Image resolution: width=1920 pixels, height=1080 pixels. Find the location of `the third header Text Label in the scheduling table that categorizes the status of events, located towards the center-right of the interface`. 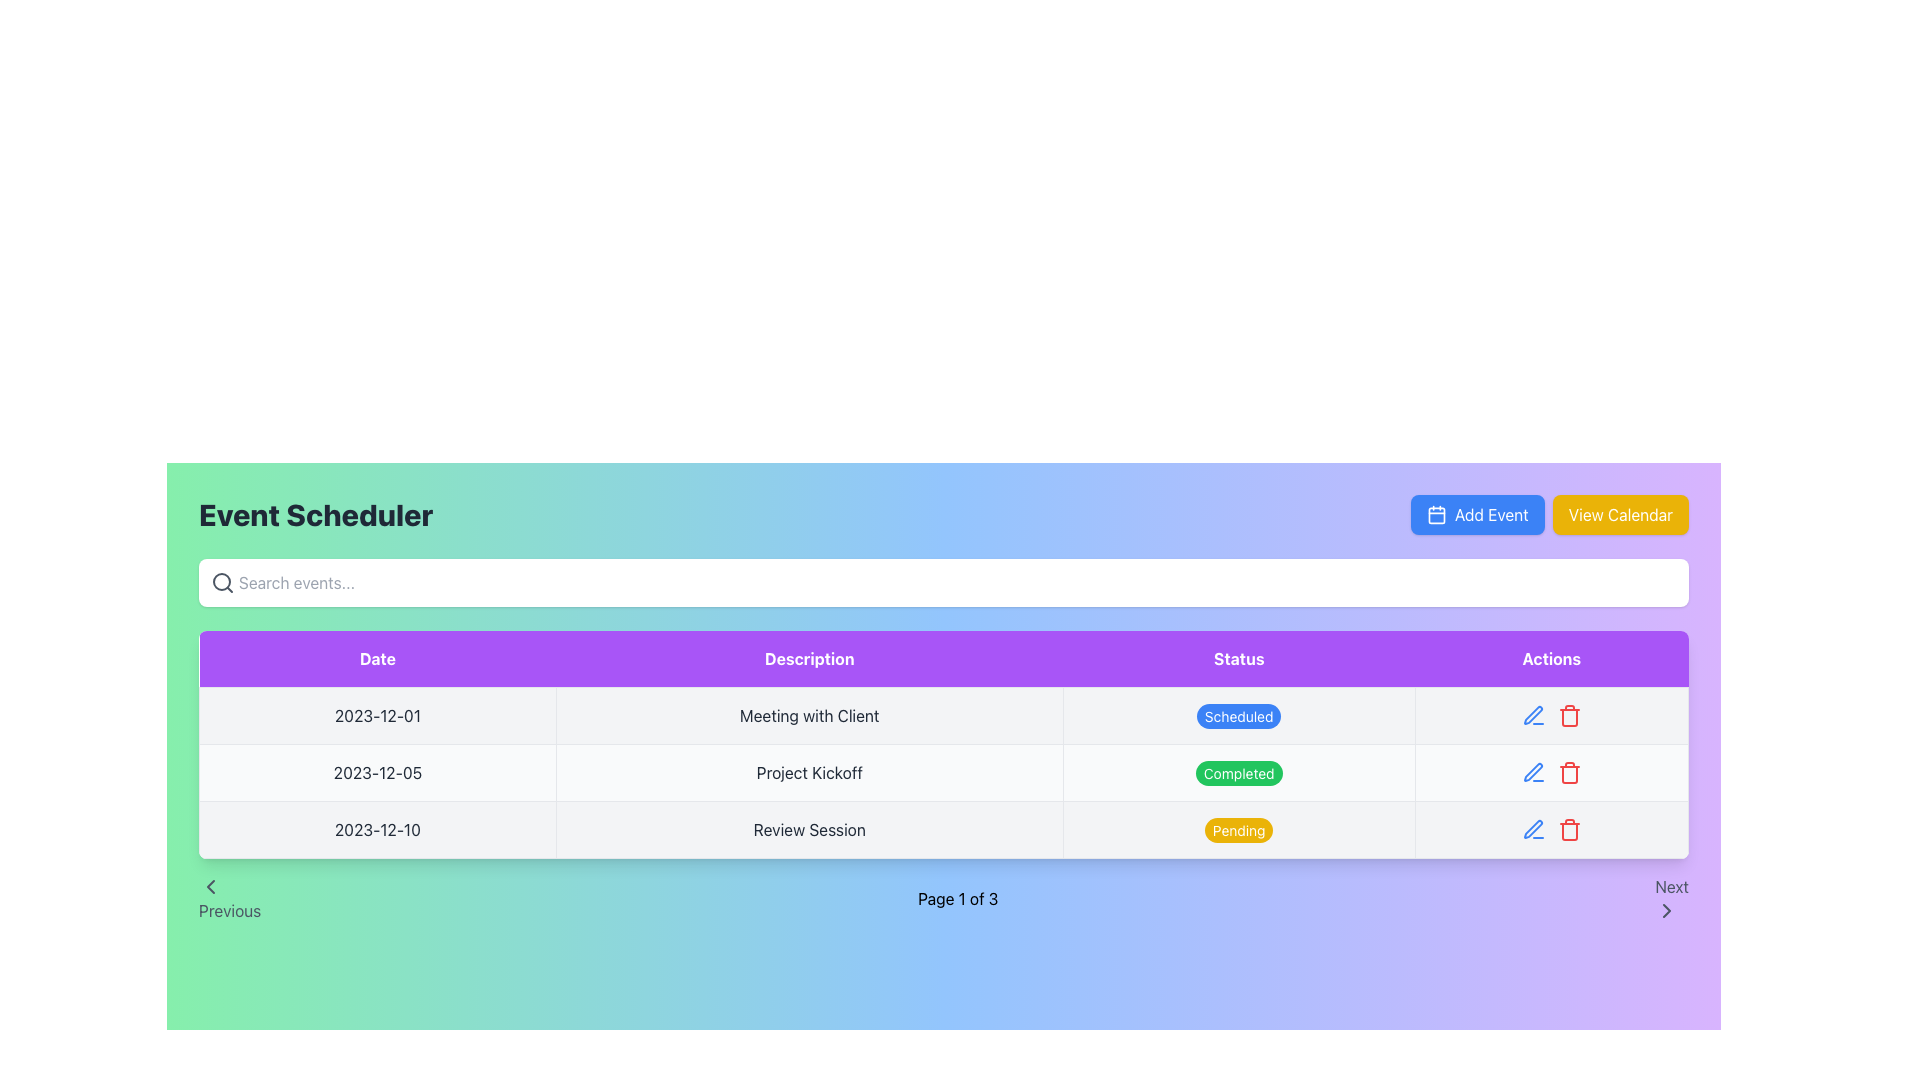

the third header Text Label in the scheduling table that categorizes the status of events, located towards the center-right of the interface is located at coordinates (1238, 659).